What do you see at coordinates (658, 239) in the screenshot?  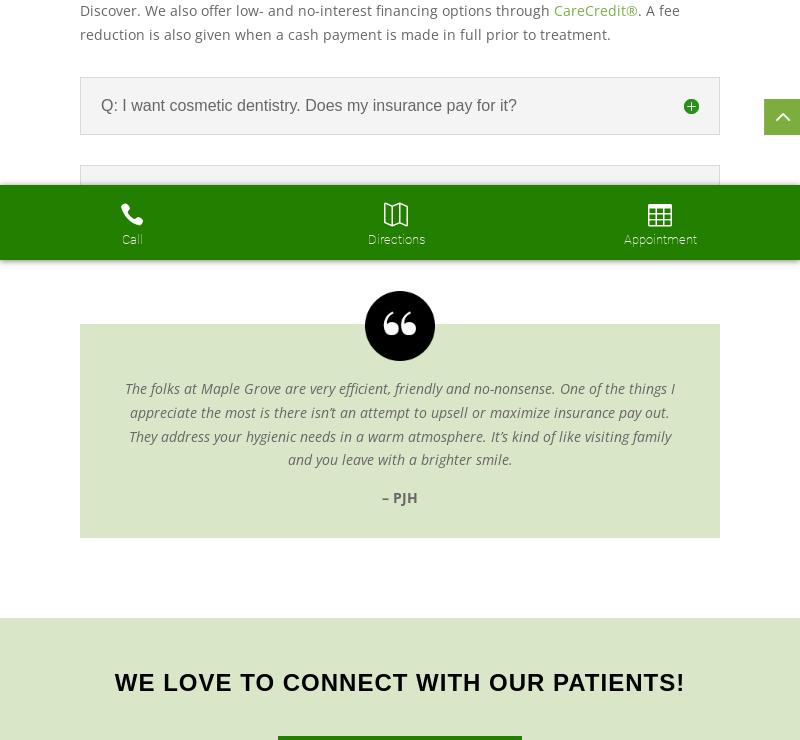 I see `'Appointment'` at bounding box center [658, 239].